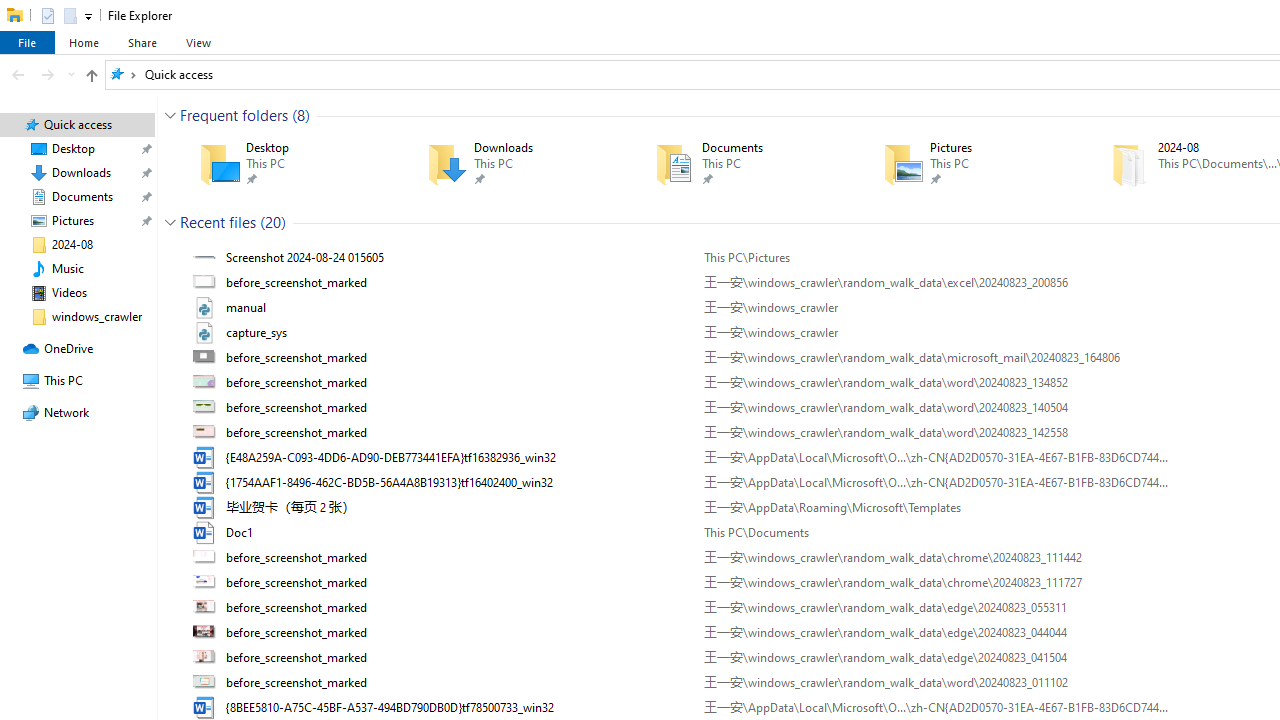 Image resolution: width=1280 pixels, height=720 pixels. What do you see at coordinates (122, 73) in the screenshot?
I see `'All locations'` at bounding box center [122, 73].